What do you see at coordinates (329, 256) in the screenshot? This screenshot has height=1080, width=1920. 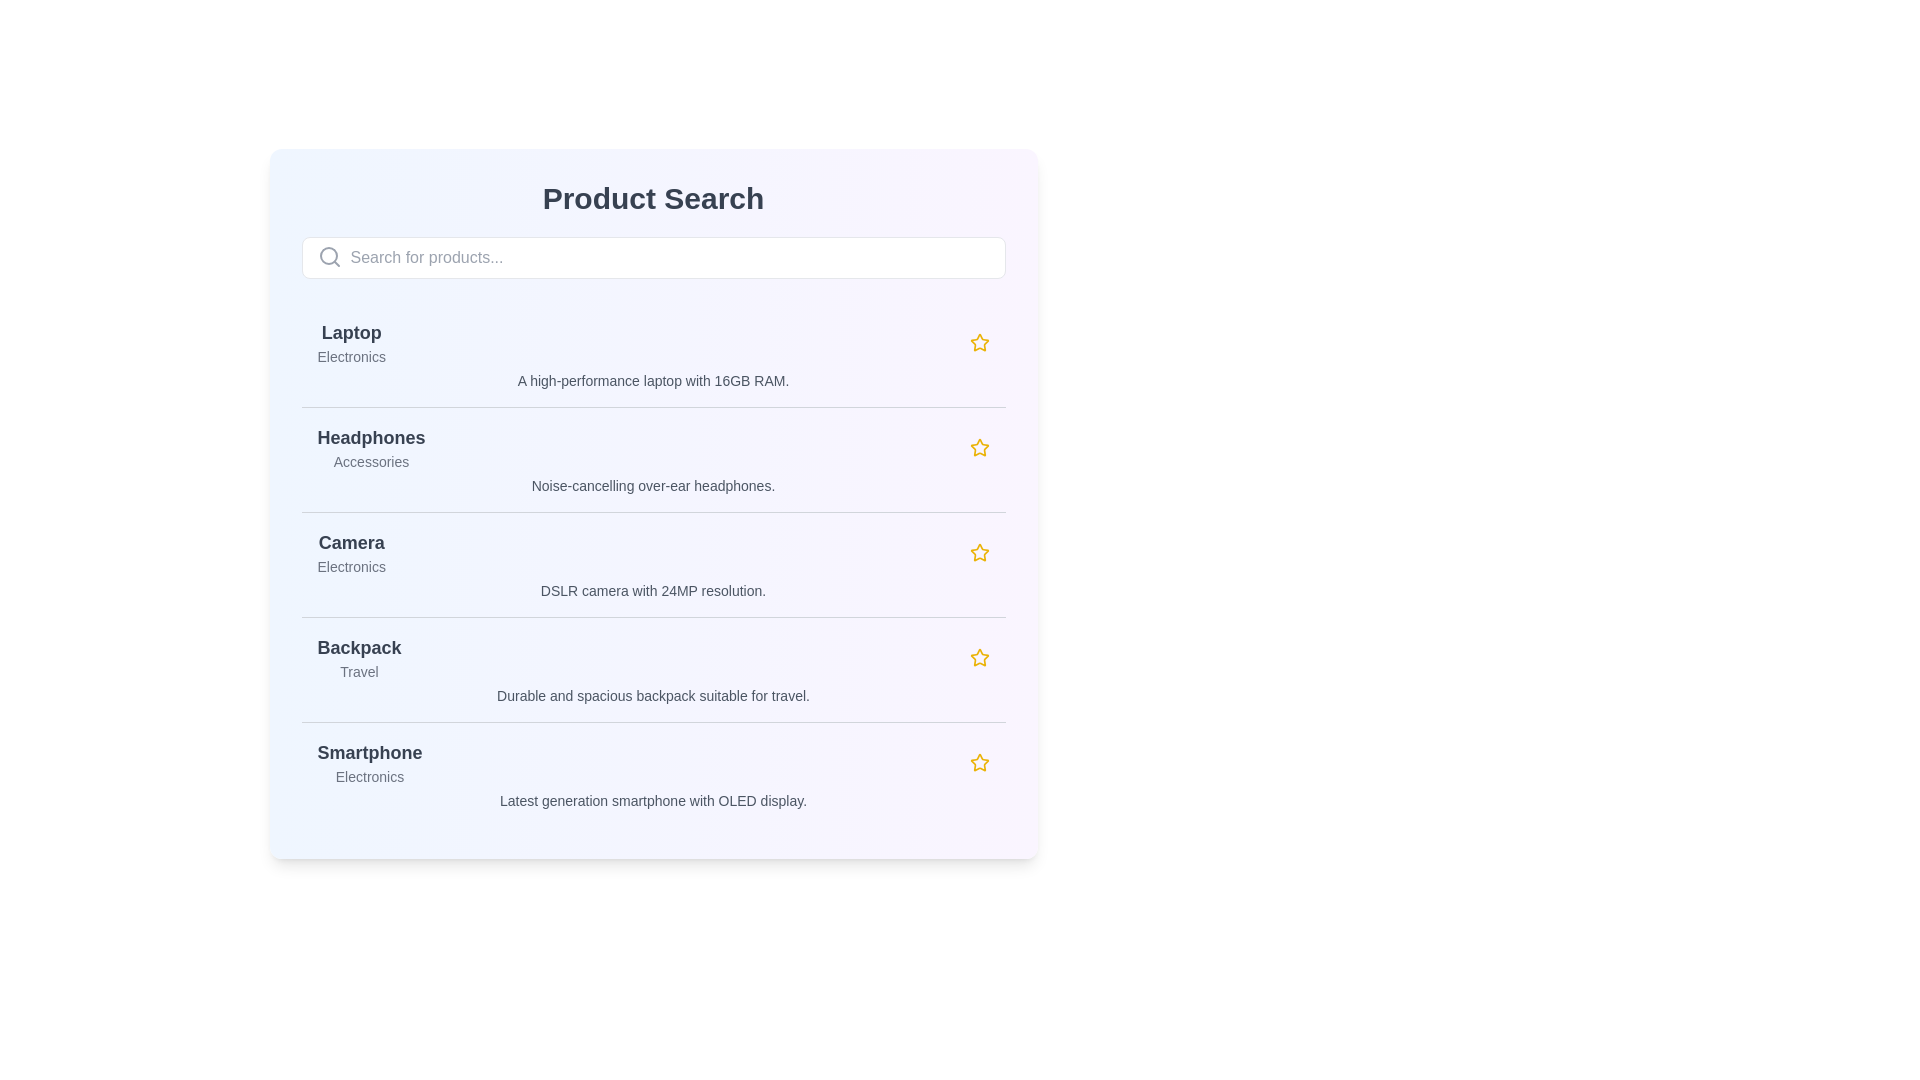 I see `the magnifying glass icon represented as an SVG image, which is gray in color and located inside the search input field` at bounding box center [329, 256].